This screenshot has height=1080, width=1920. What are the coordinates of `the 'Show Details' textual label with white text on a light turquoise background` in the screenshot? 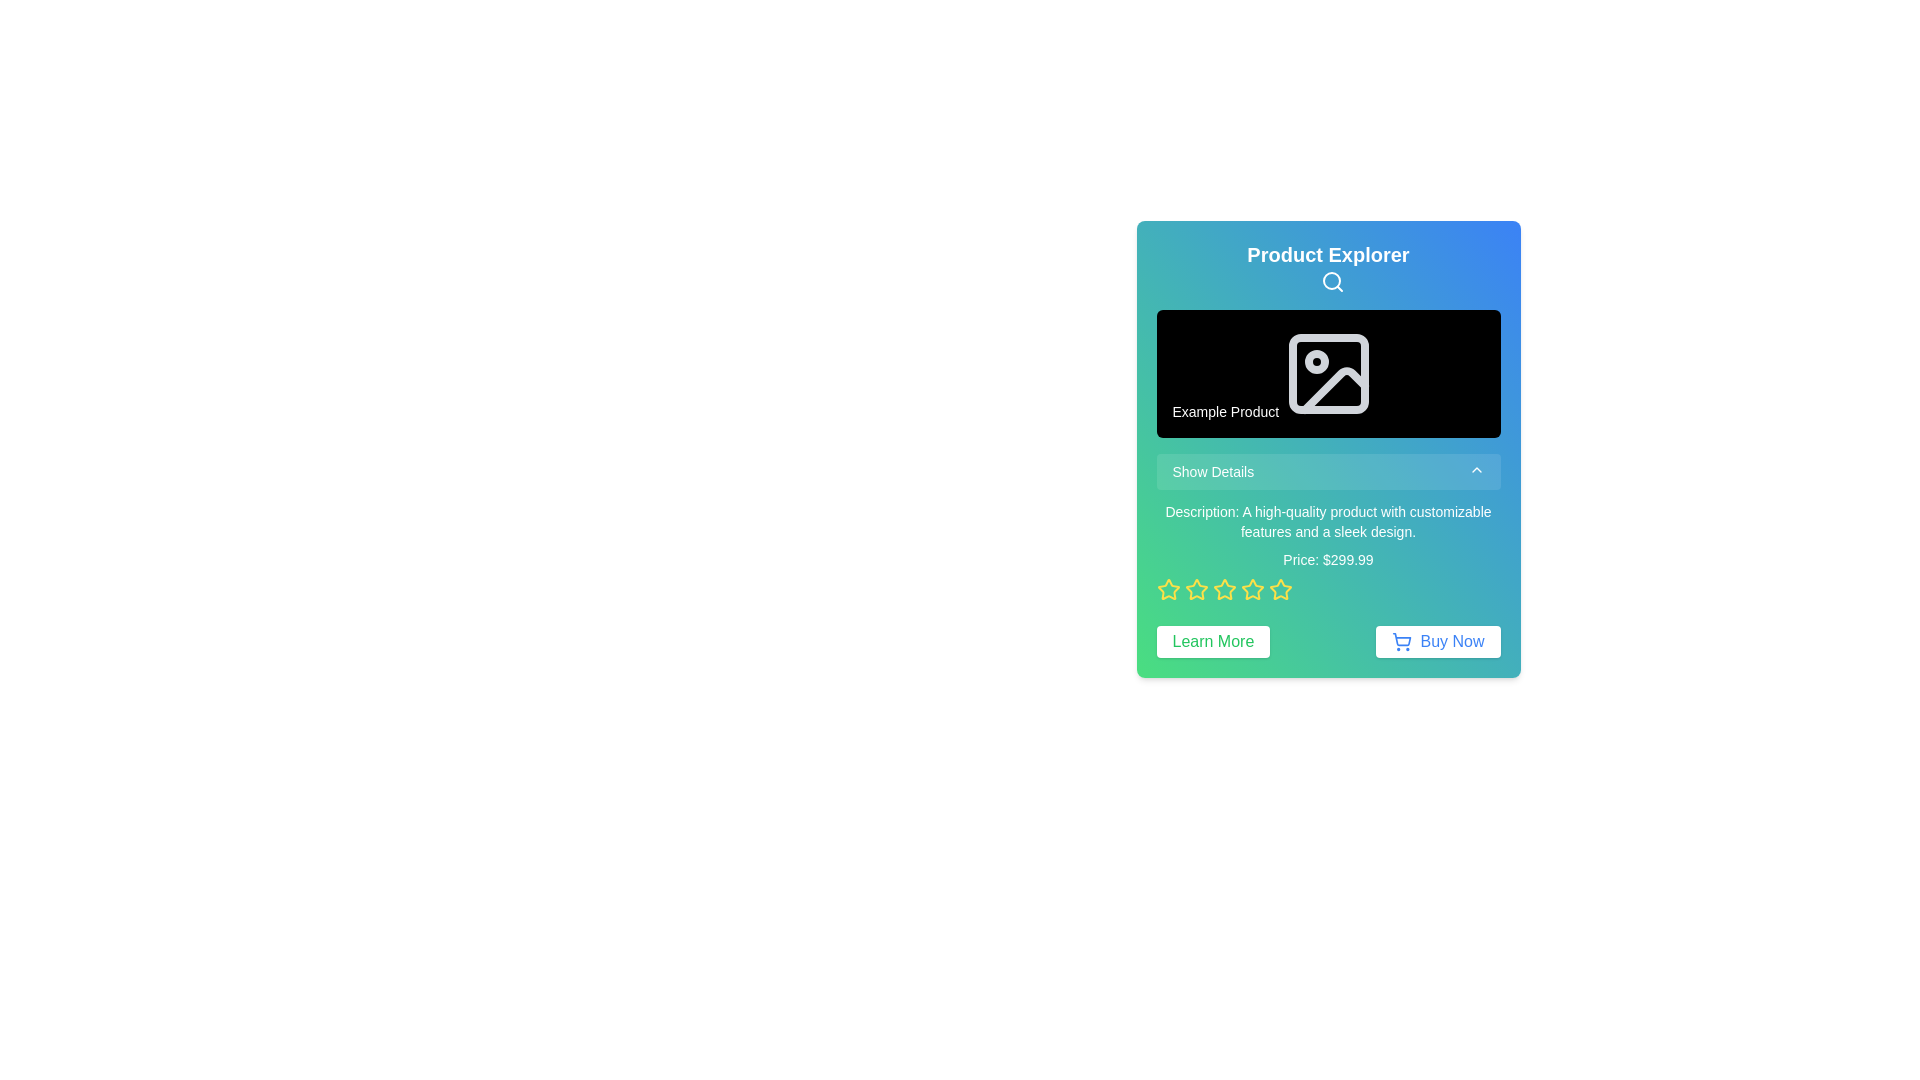 It's located at (1212, 471).